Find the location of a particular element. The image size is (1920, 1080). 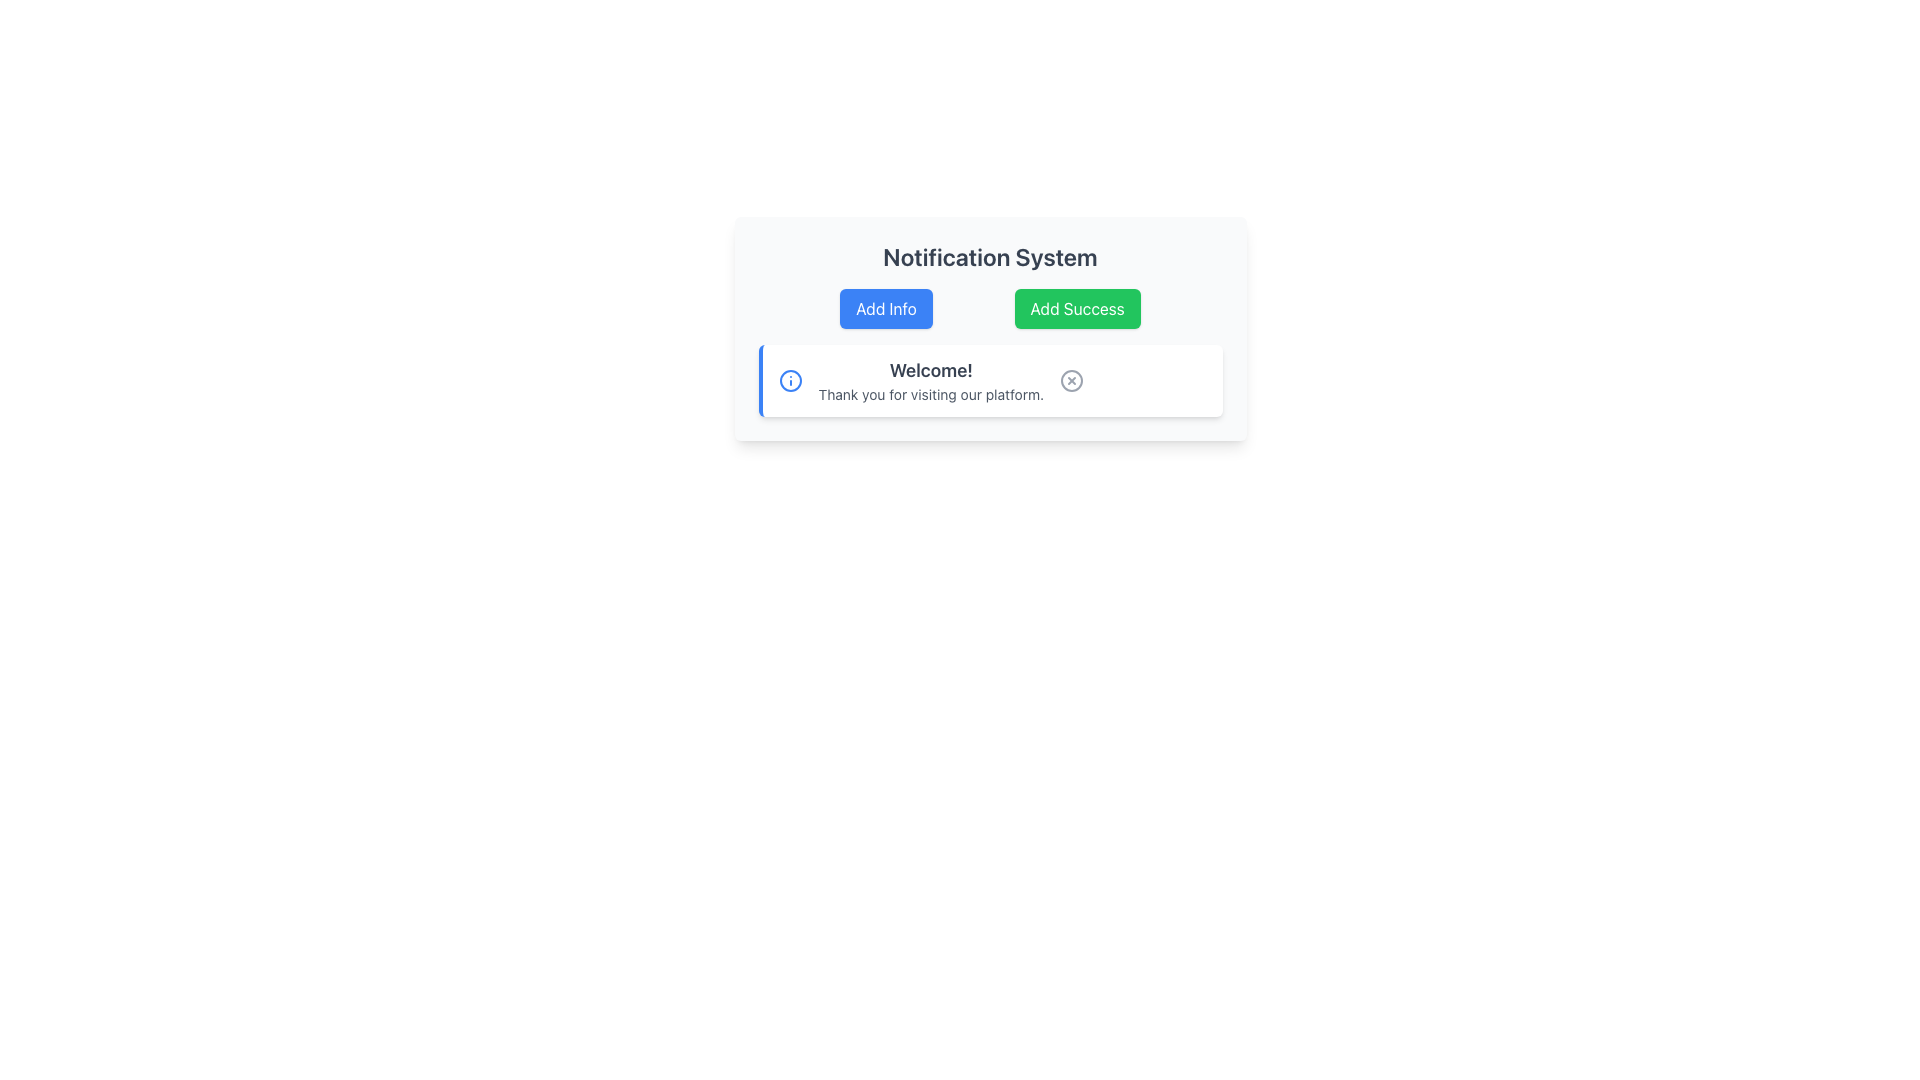

the static text element that reads 'Thank you for visiting our platform.', which is styled with a smaller gray font and located directly below the 'Welcome!' text in a white card interface is located at coordinates (930, 394).